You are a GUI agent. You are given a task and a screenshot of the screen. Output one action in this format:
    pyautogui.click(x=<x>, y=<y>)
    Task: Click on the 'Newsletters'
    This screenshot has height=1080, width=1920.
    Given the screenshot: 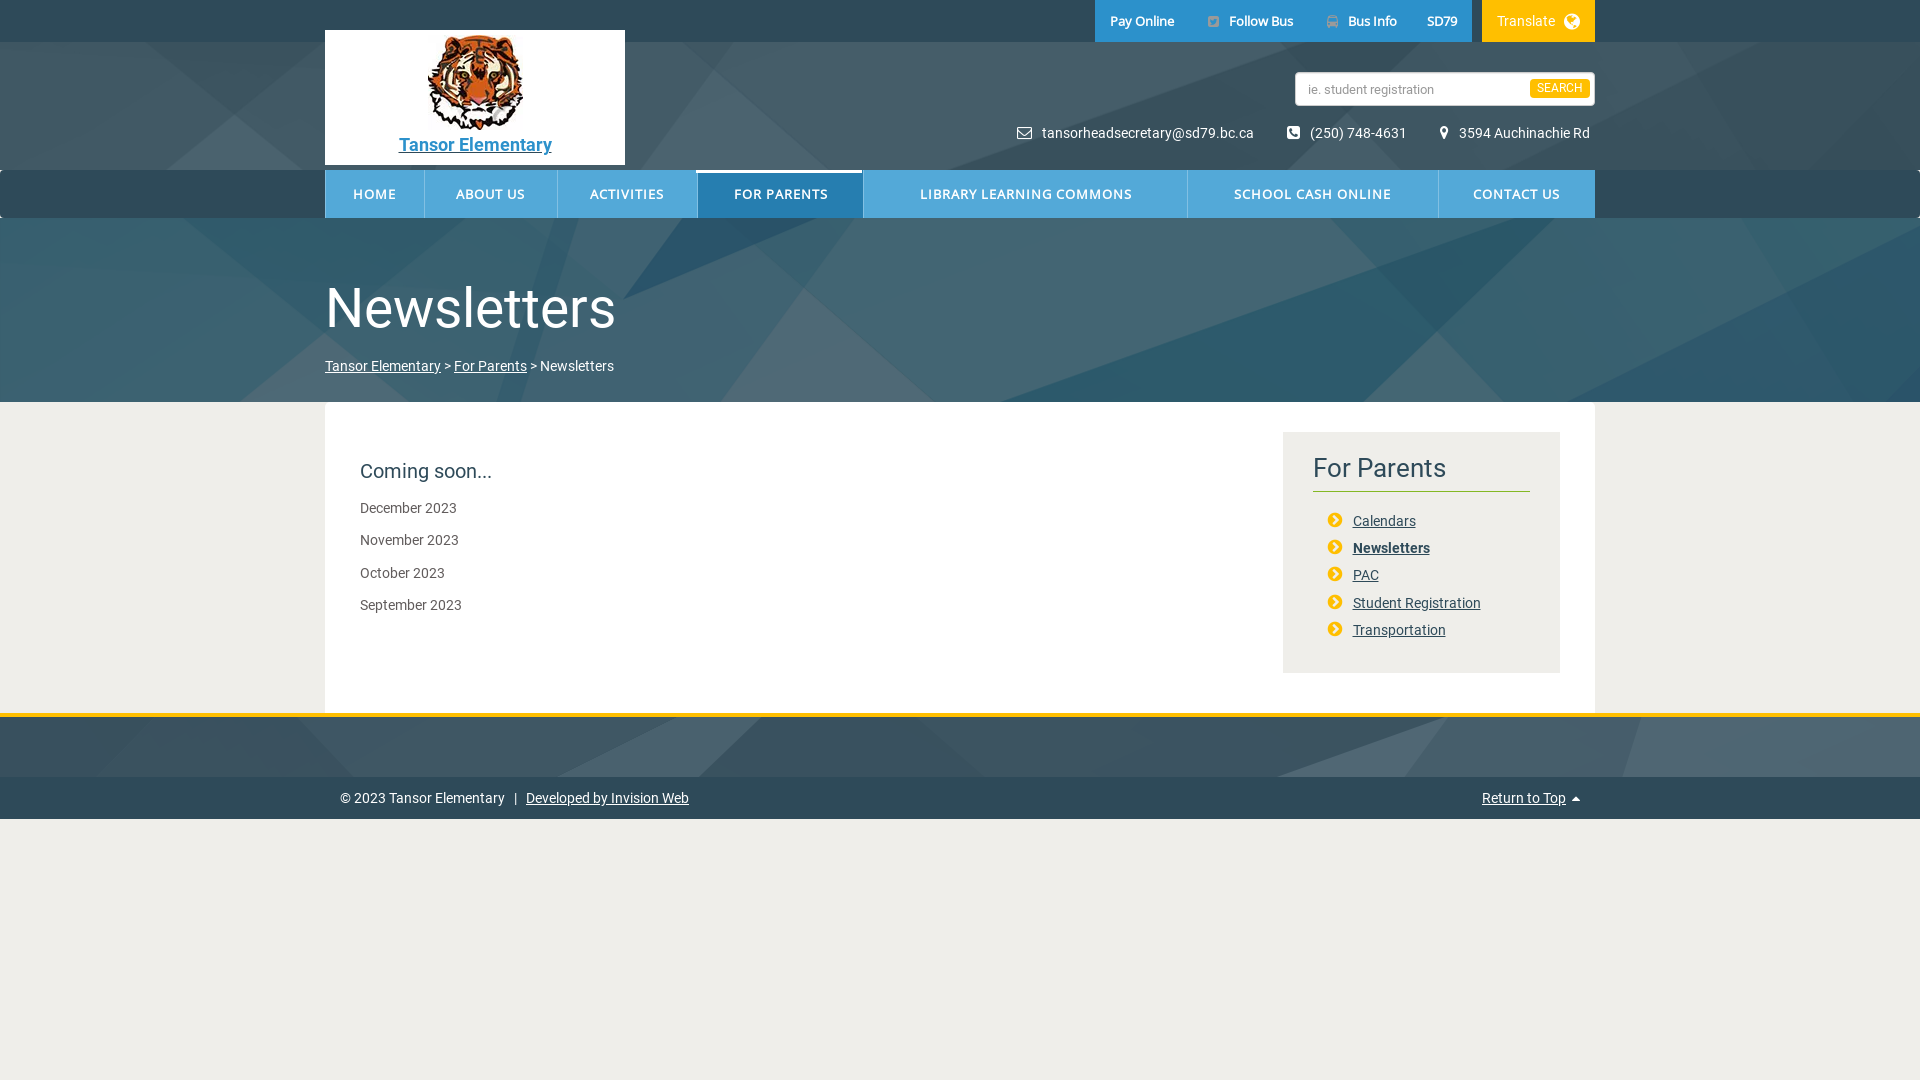 What is the action you would take?
    pyautogui.click(x=1389, y=547)
    